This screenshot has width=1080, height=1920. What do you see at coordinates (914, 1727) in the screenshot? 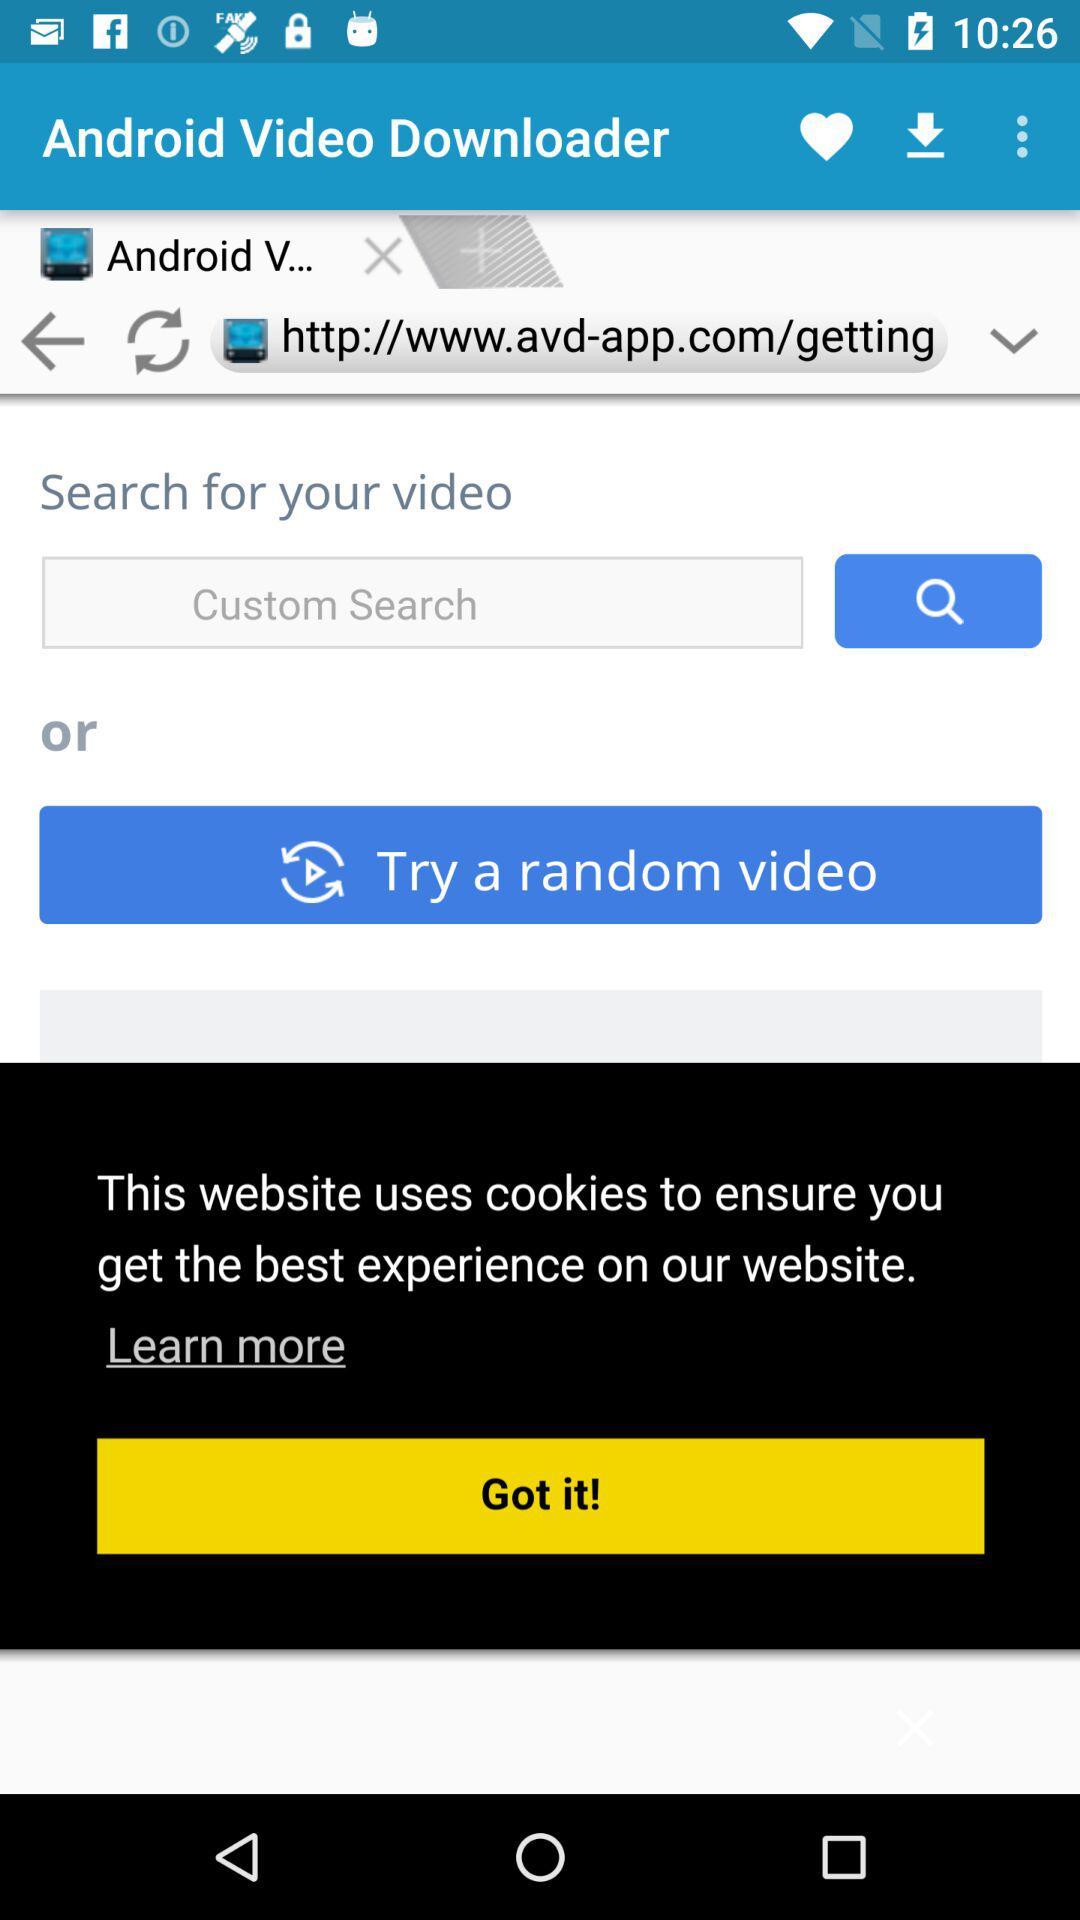
I see `the close icon` at bounding box center [914, 1727].